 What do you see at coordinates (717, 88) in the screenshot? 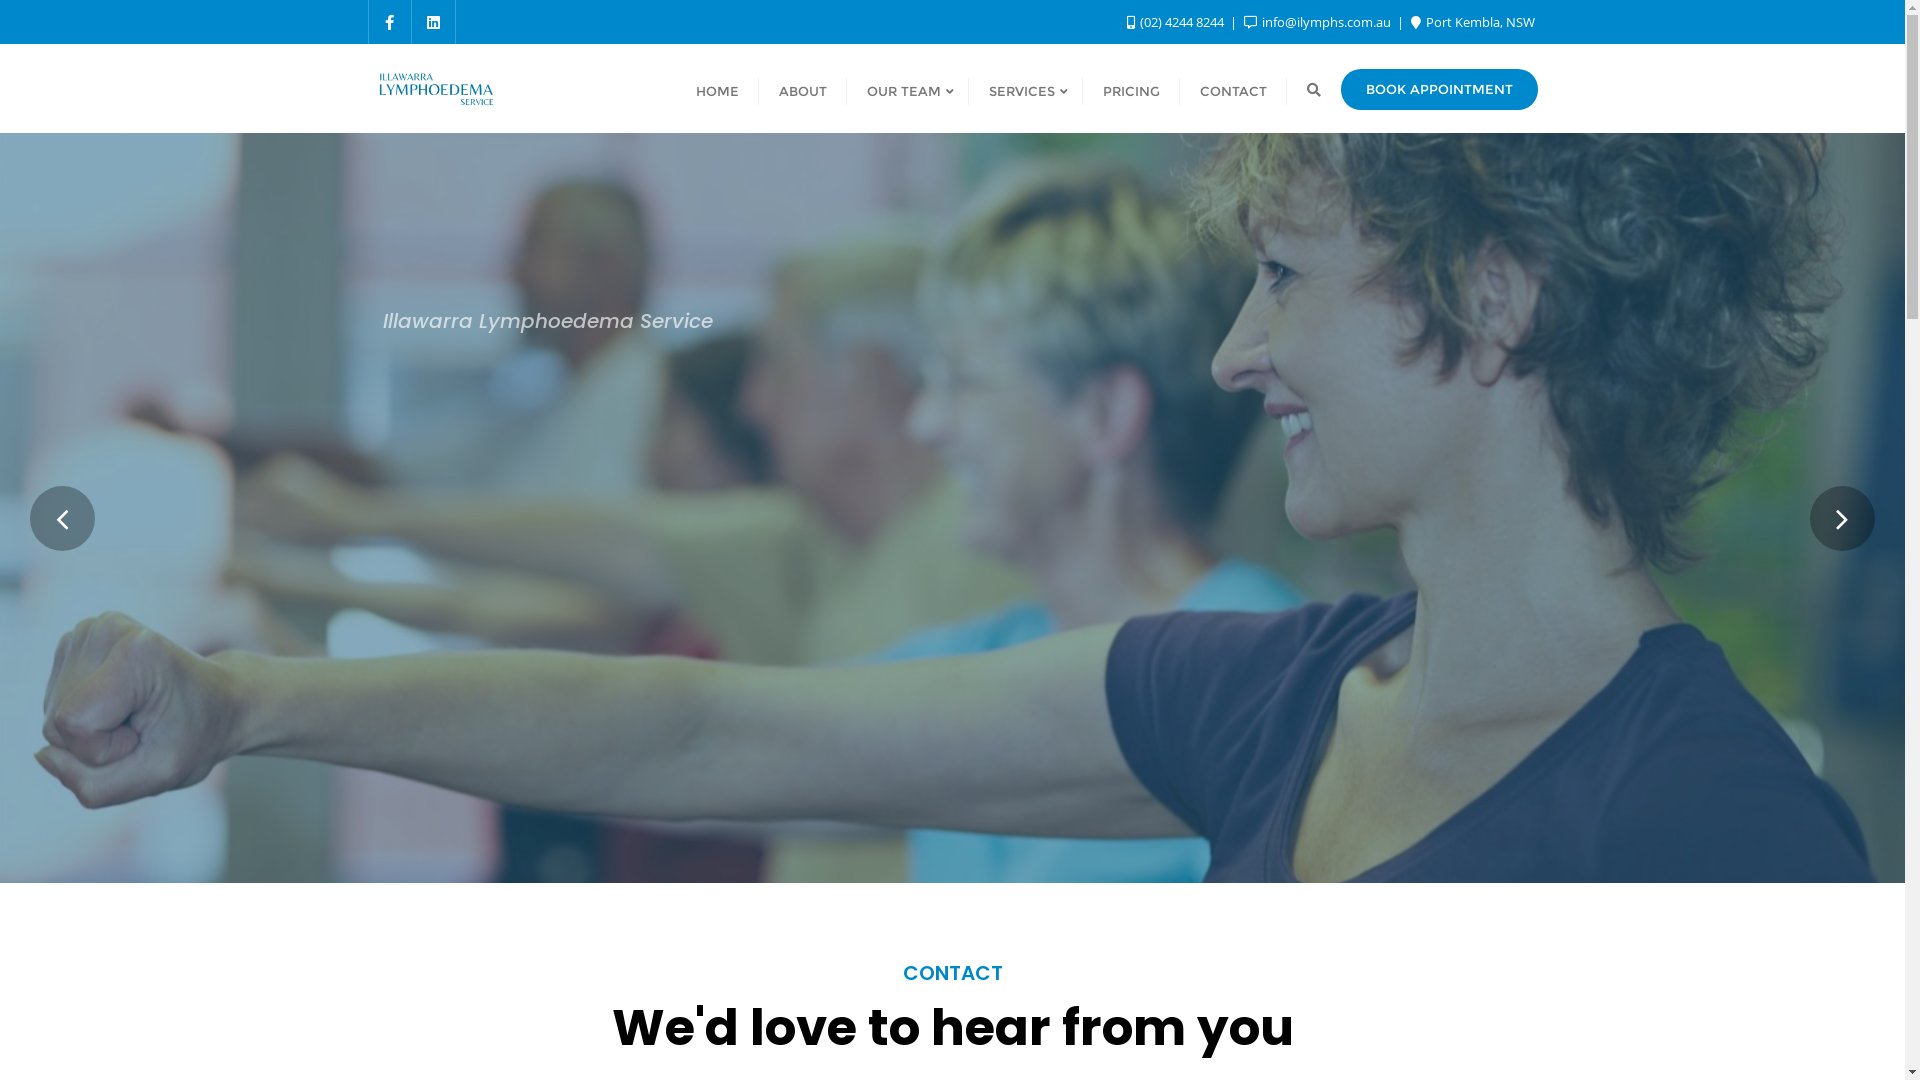
I see `'HOME'` at bounding box center [717, 88].